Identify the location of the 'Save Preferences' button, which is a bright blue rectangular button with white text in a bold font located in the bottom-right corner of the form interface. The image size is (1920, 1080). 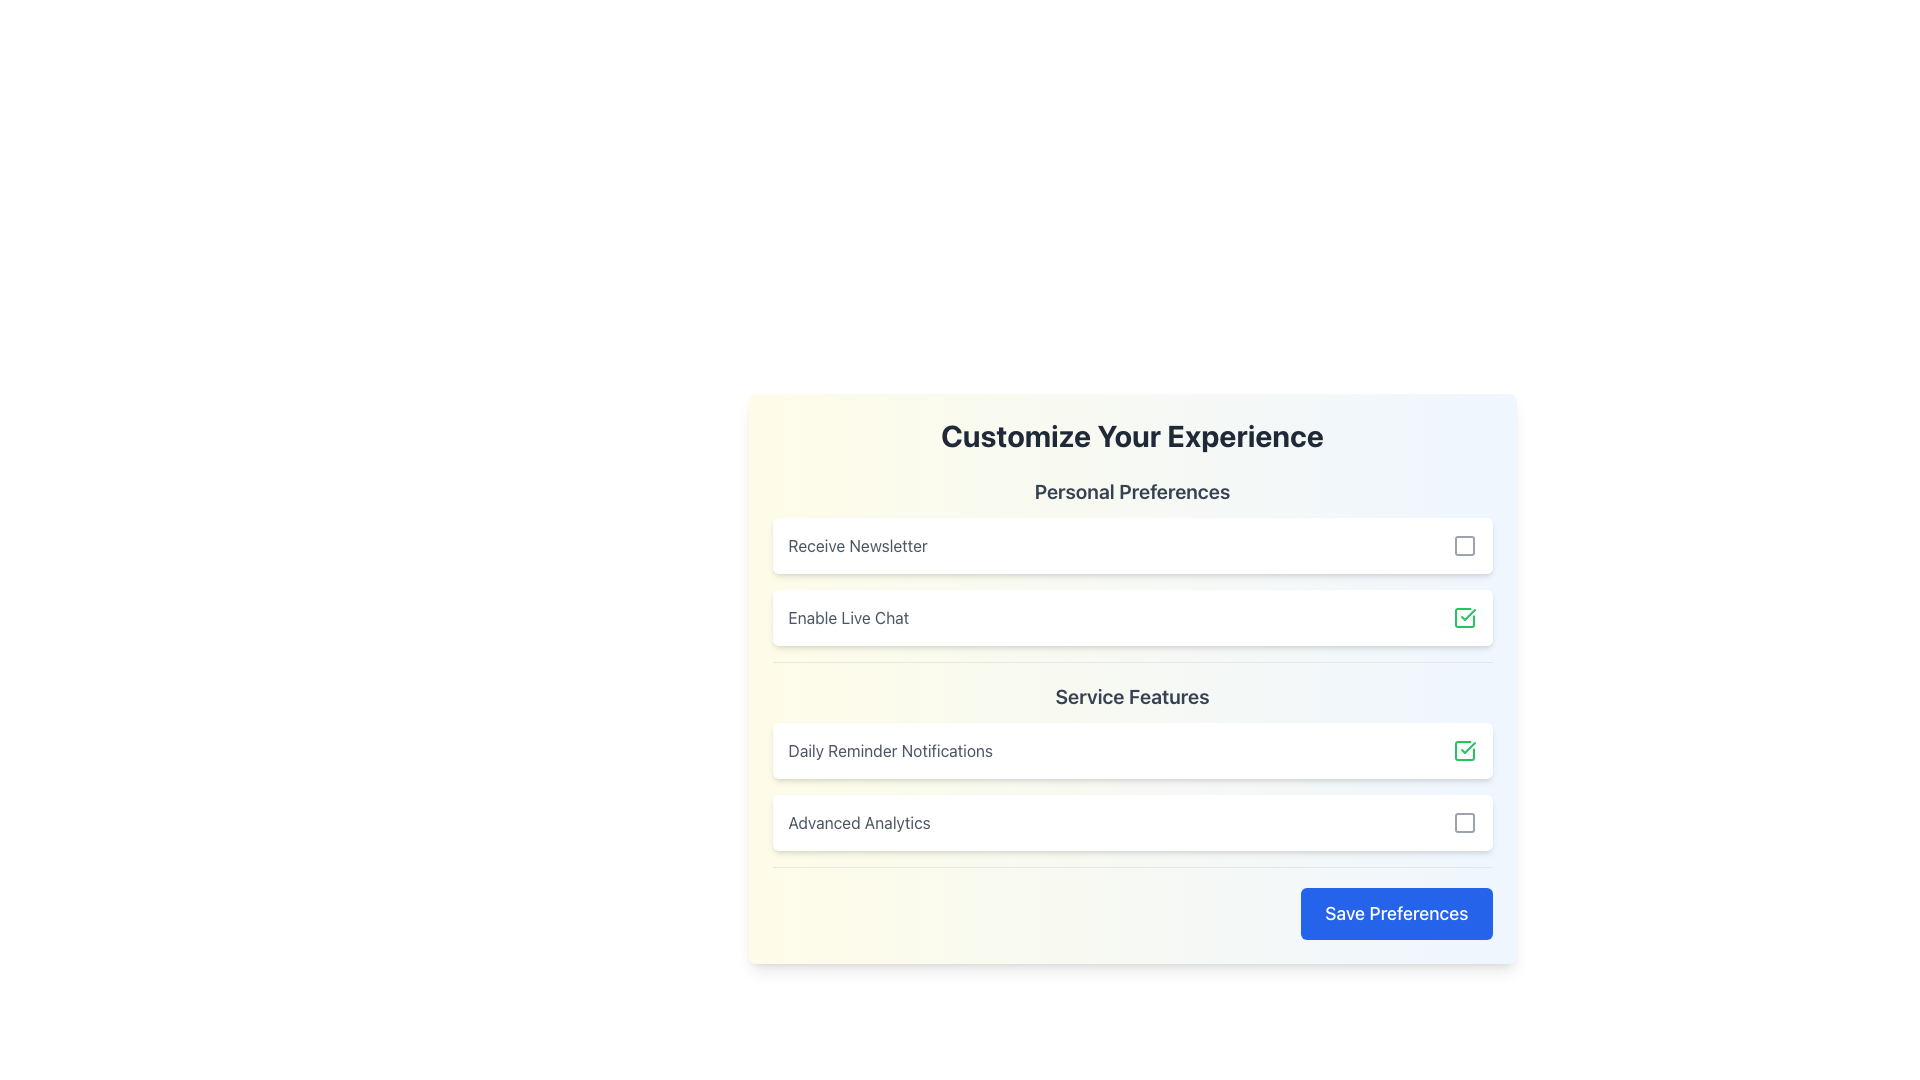
(1395, 914).